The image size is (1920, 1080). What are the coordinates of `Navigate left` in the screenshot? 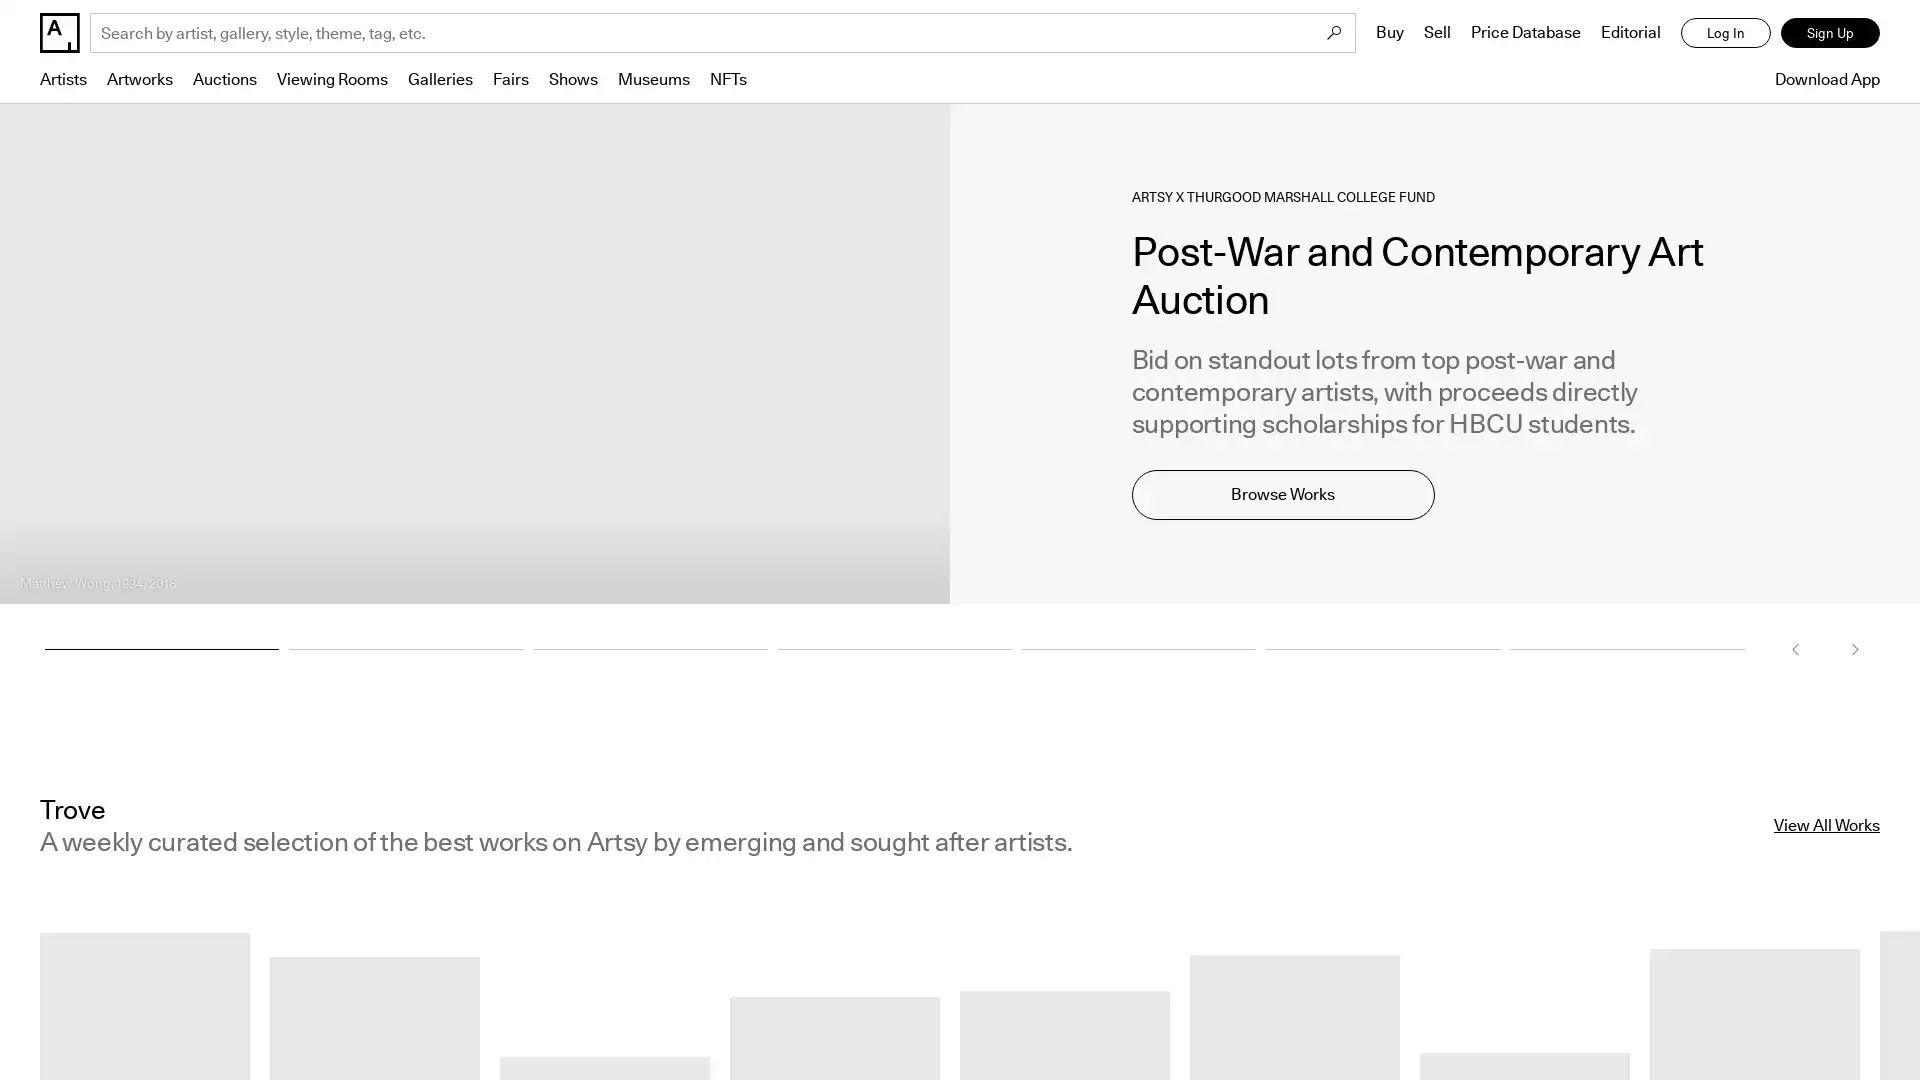 It's located at (1795, 648).